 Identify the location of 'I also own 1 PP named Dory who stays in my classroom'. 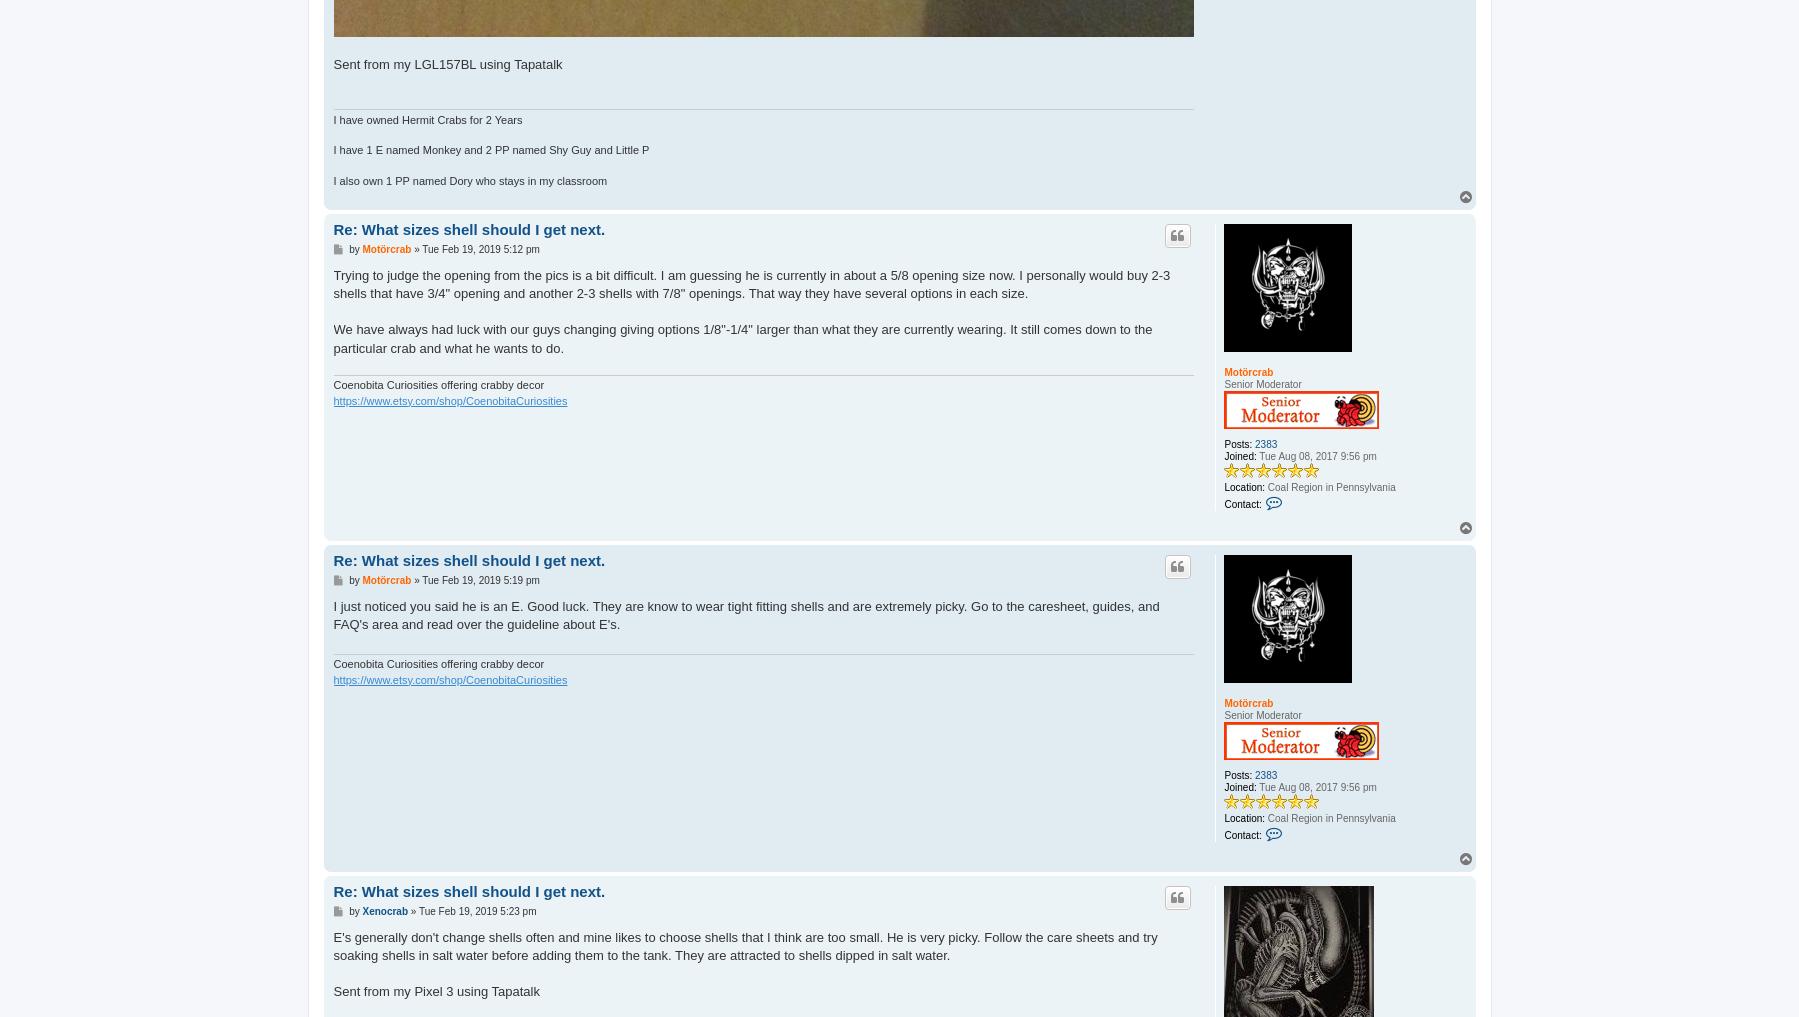
(470, 181).